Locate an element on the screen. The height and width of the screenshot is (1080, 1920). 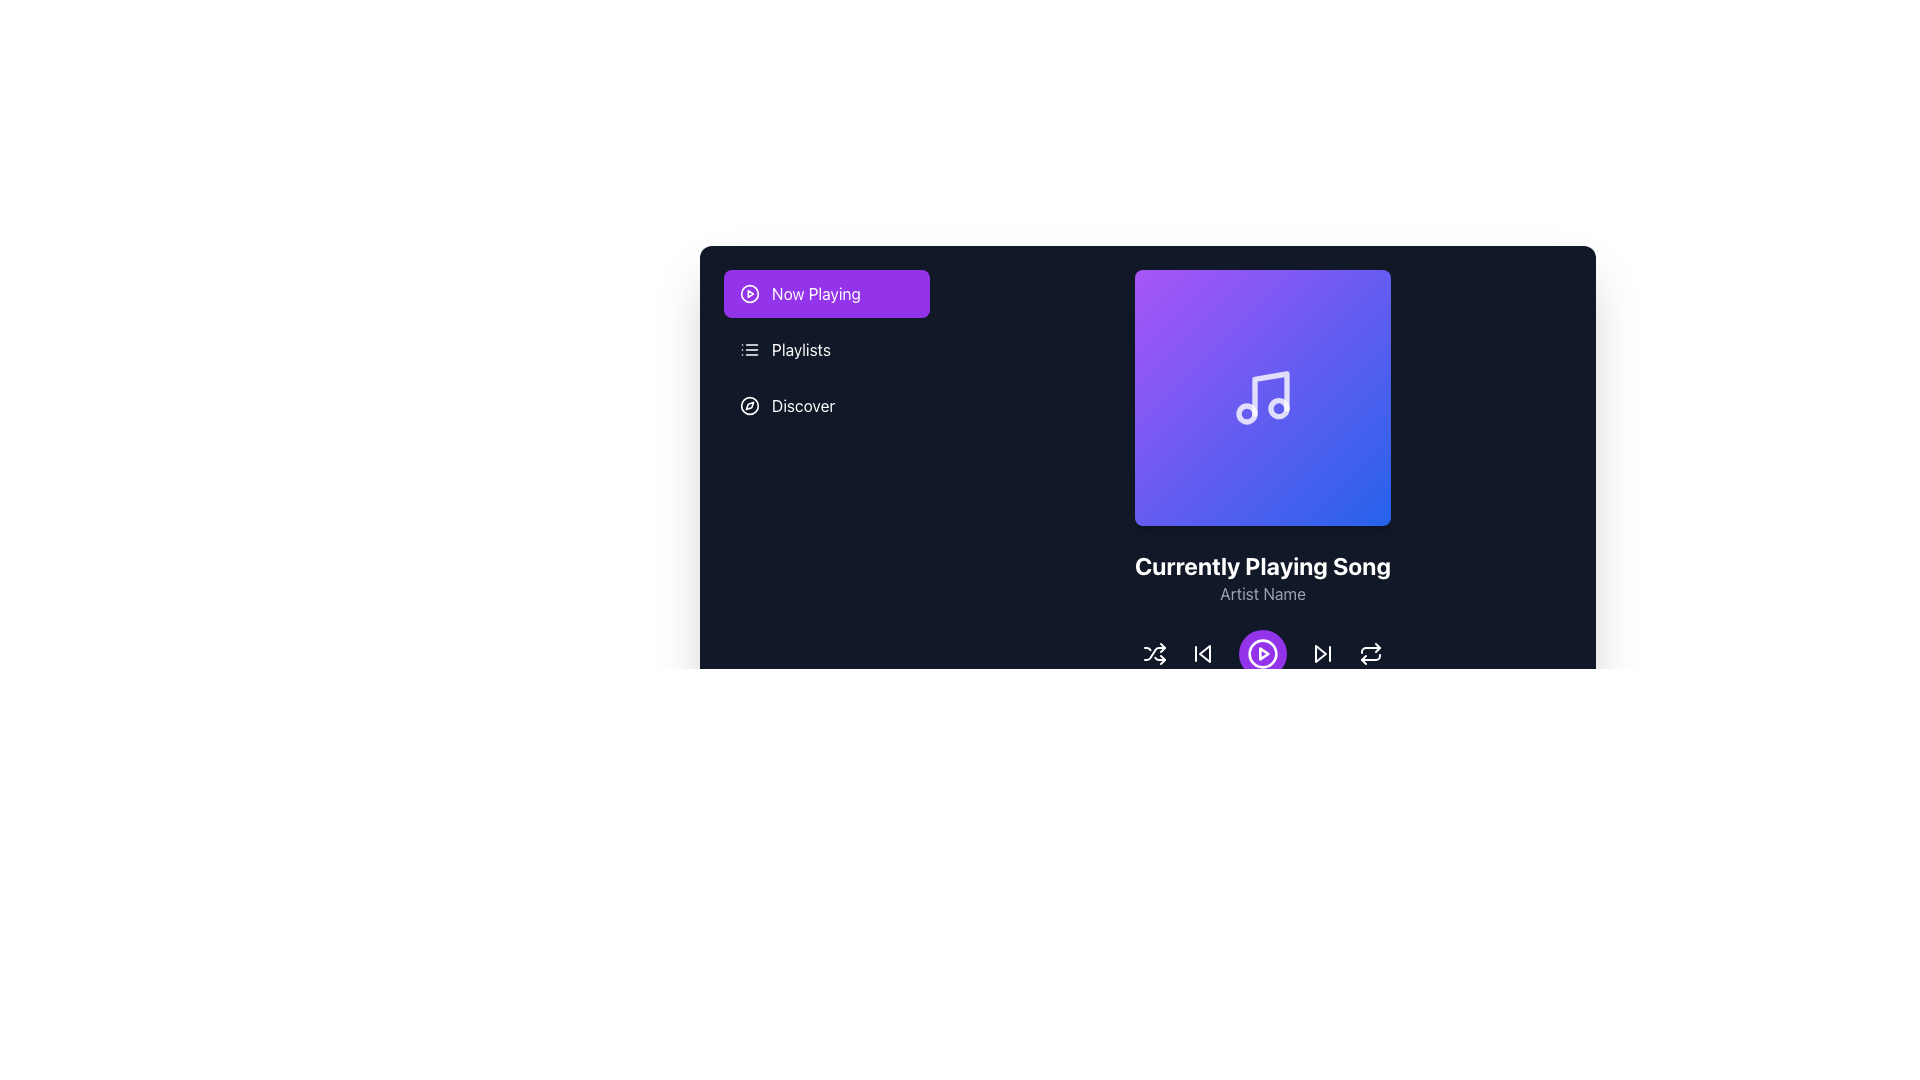
the musical note icon located within the colorful square background in the 'Currently Playing Song' section is located at coordinates (1270, 393).